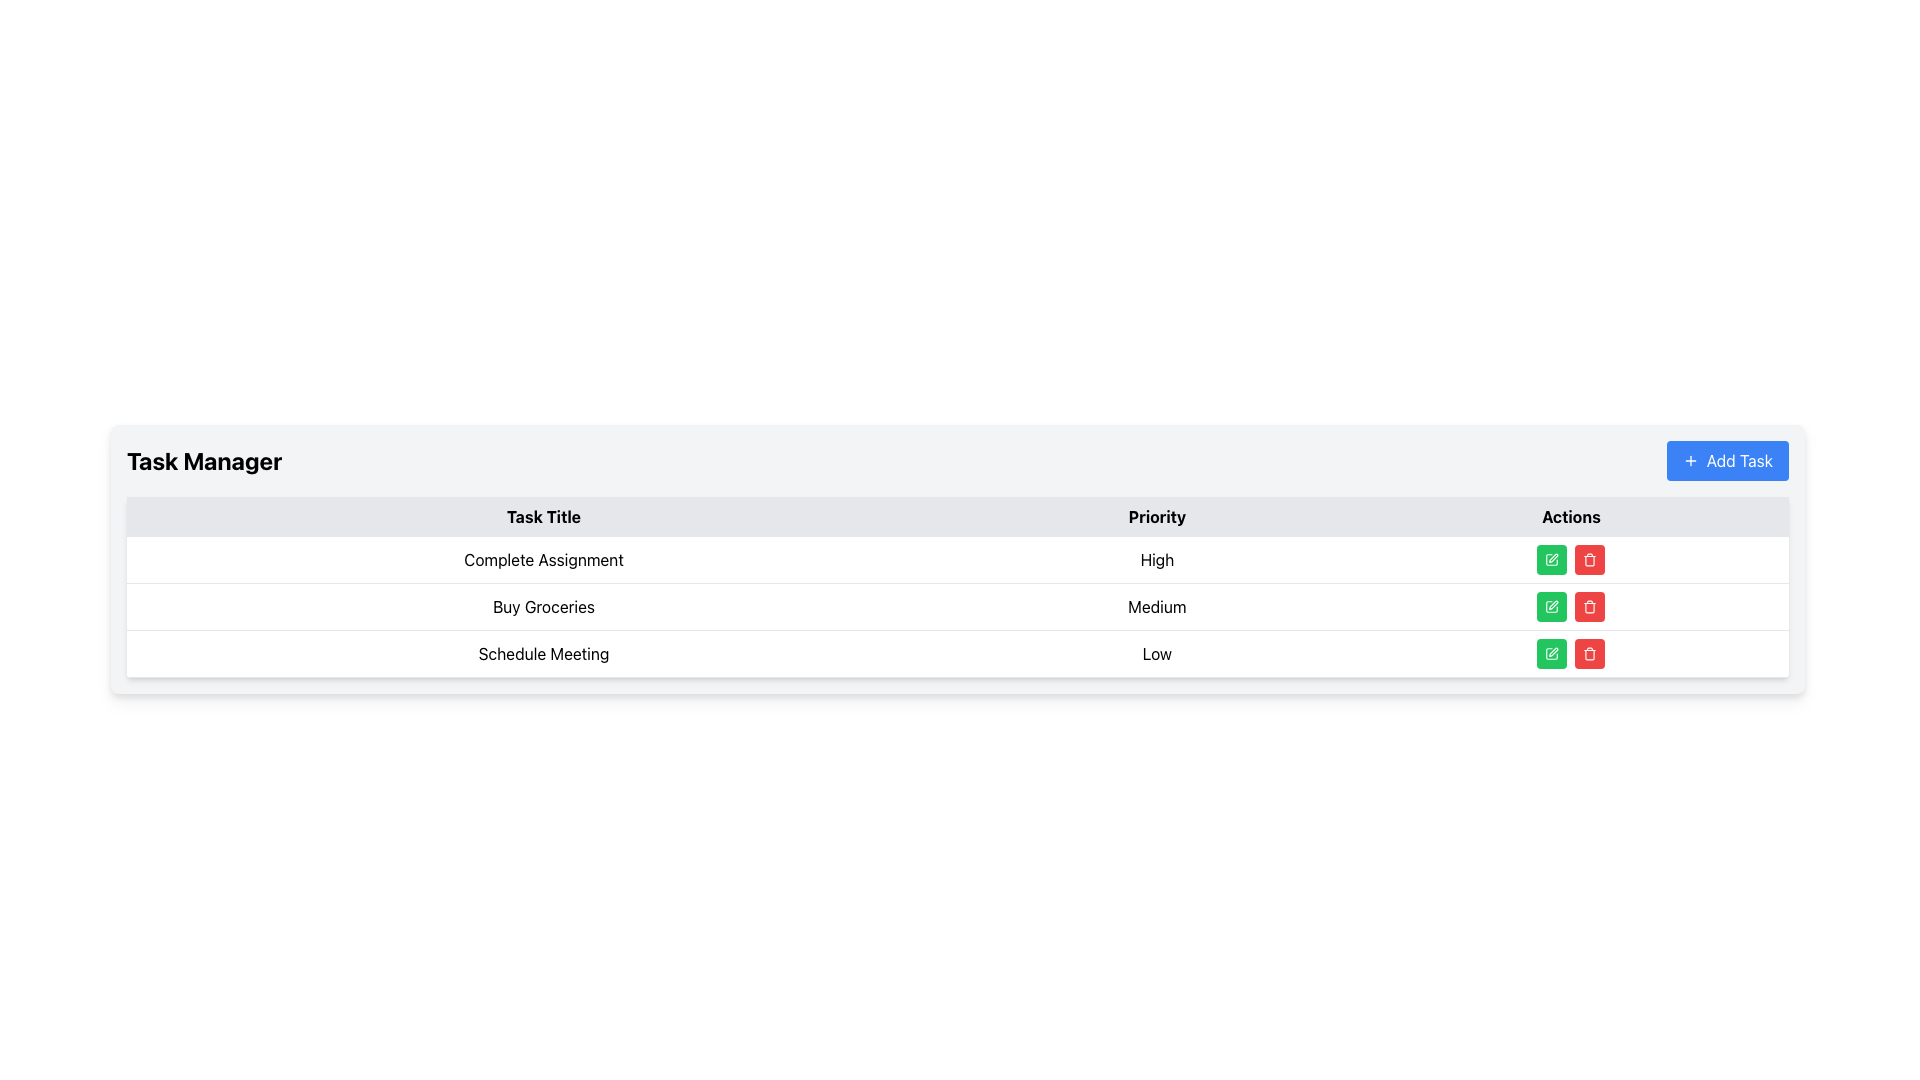  What do you see at coordinates (1589, 559) in the screenshot?
I see `the delete button located in the 'Actions' column of the last row in the table, positioned to the right of the green edit button` at bounding box center [1589, 559].